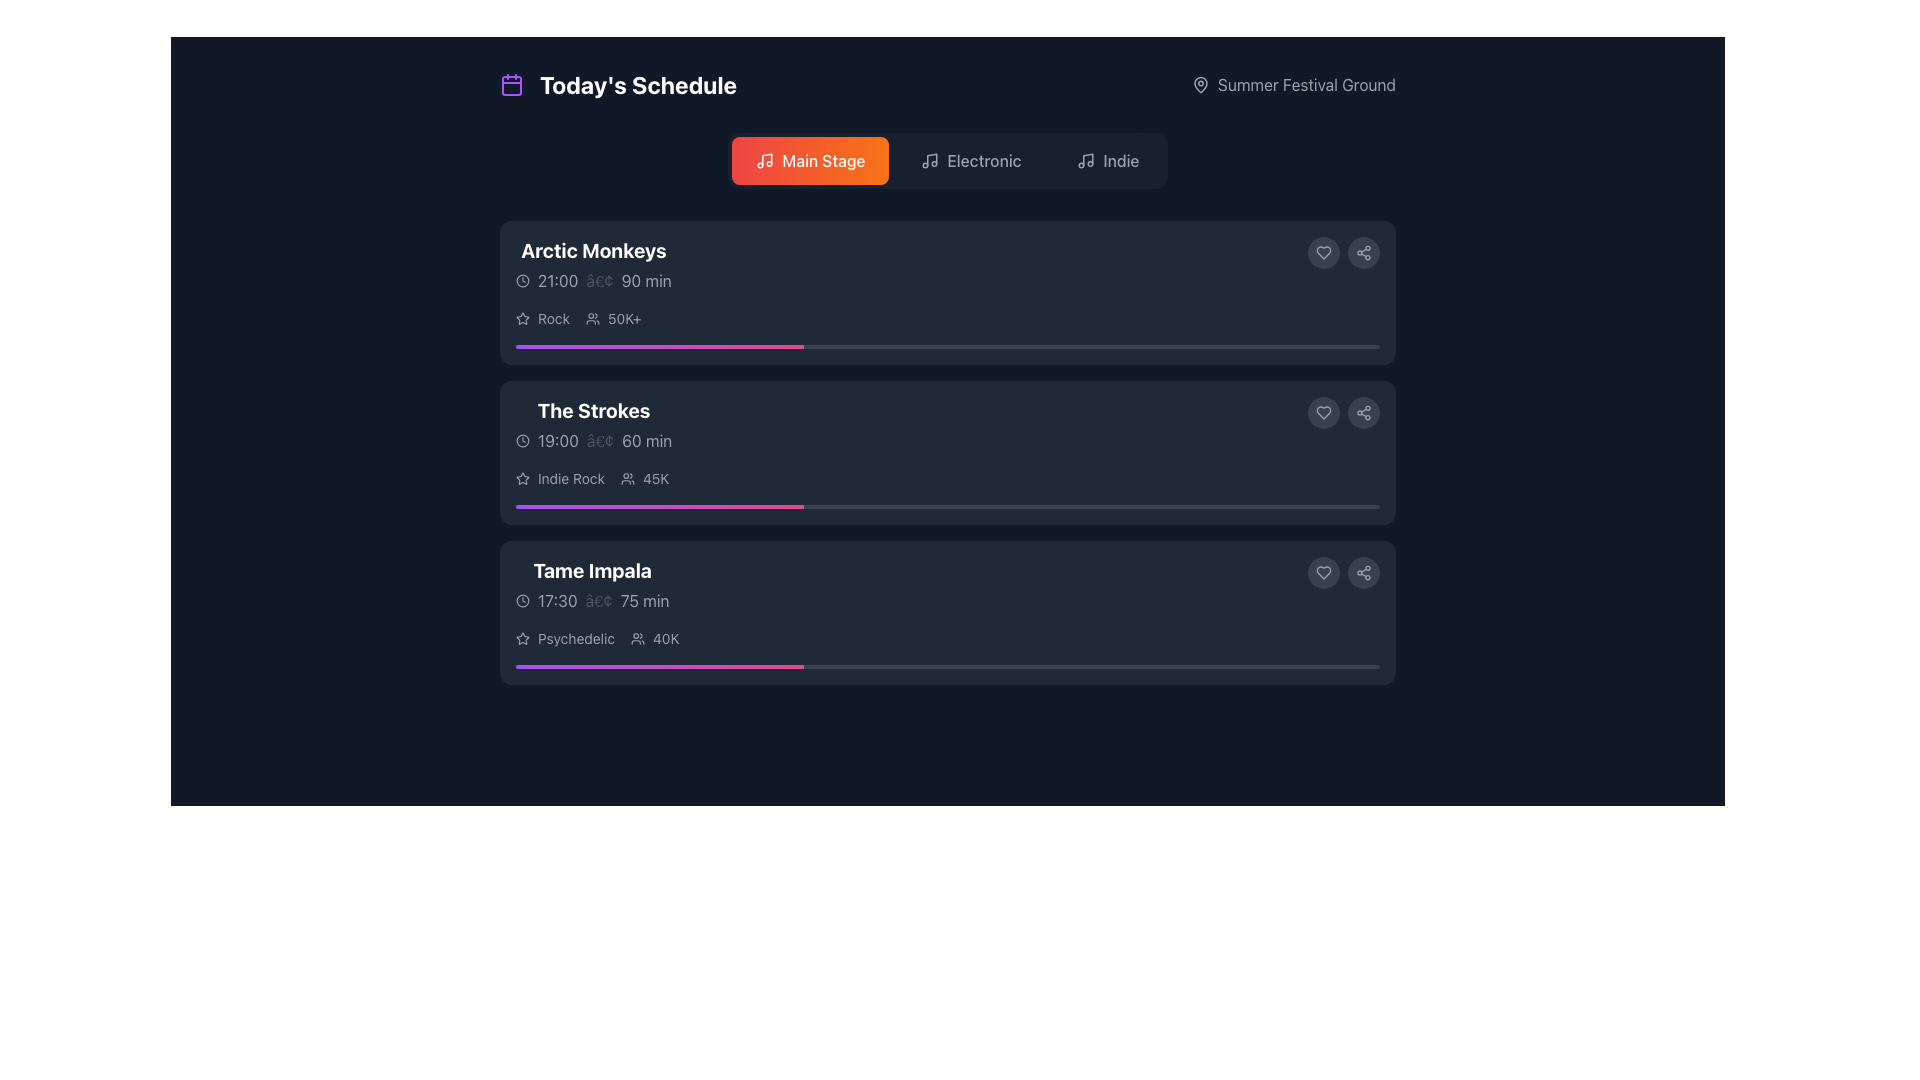 The height and width of the screenshot is (1080, 1920). I want to click on the pin icon styled using the 'lucide' library, which is located adjacent to the text 'Summer Festival Ground' on the right side of the interface, so click(1200, 83).